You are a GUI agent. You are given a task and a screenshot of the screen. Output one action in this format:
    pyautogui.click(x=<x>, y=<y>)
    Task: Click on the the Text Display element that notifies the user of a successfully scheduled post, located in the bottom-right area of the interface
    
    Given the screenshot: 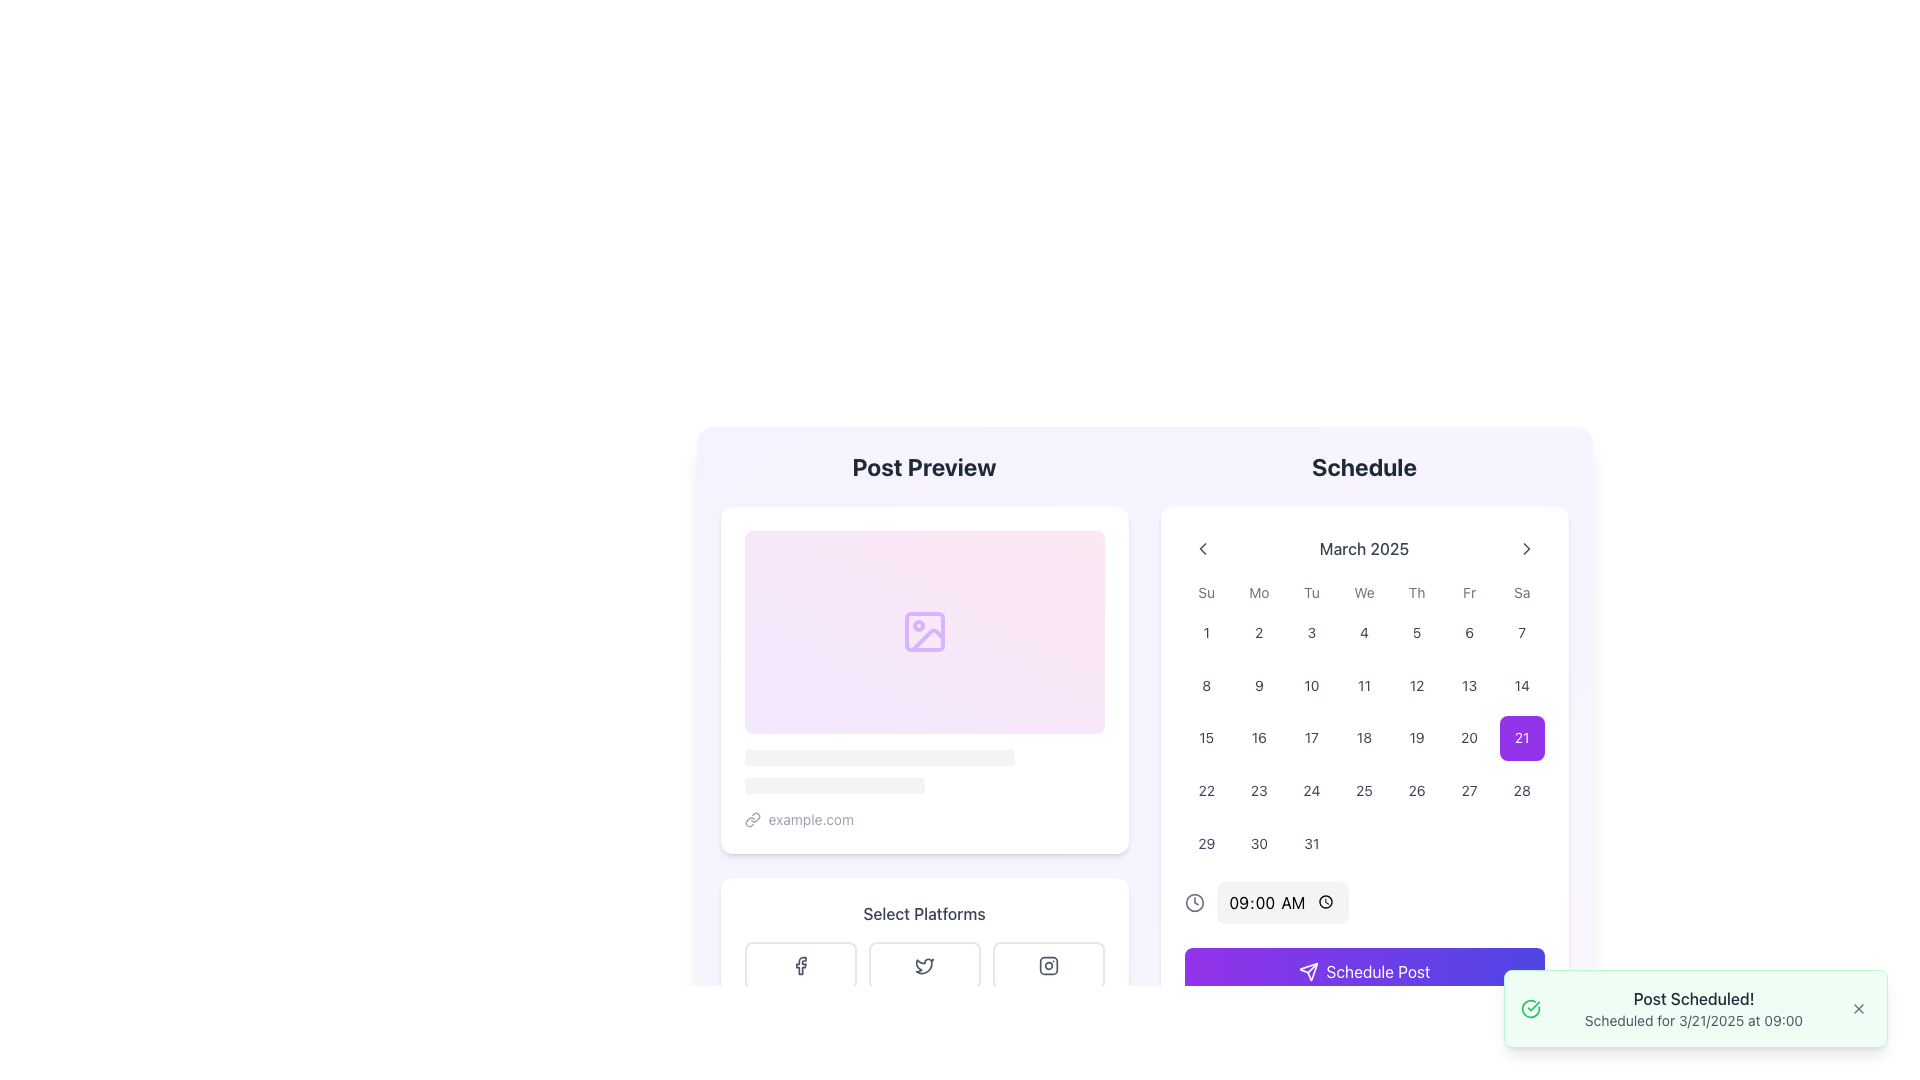 What is the action you would take?
    pyautogui.click(x=1693, y=1009)
    